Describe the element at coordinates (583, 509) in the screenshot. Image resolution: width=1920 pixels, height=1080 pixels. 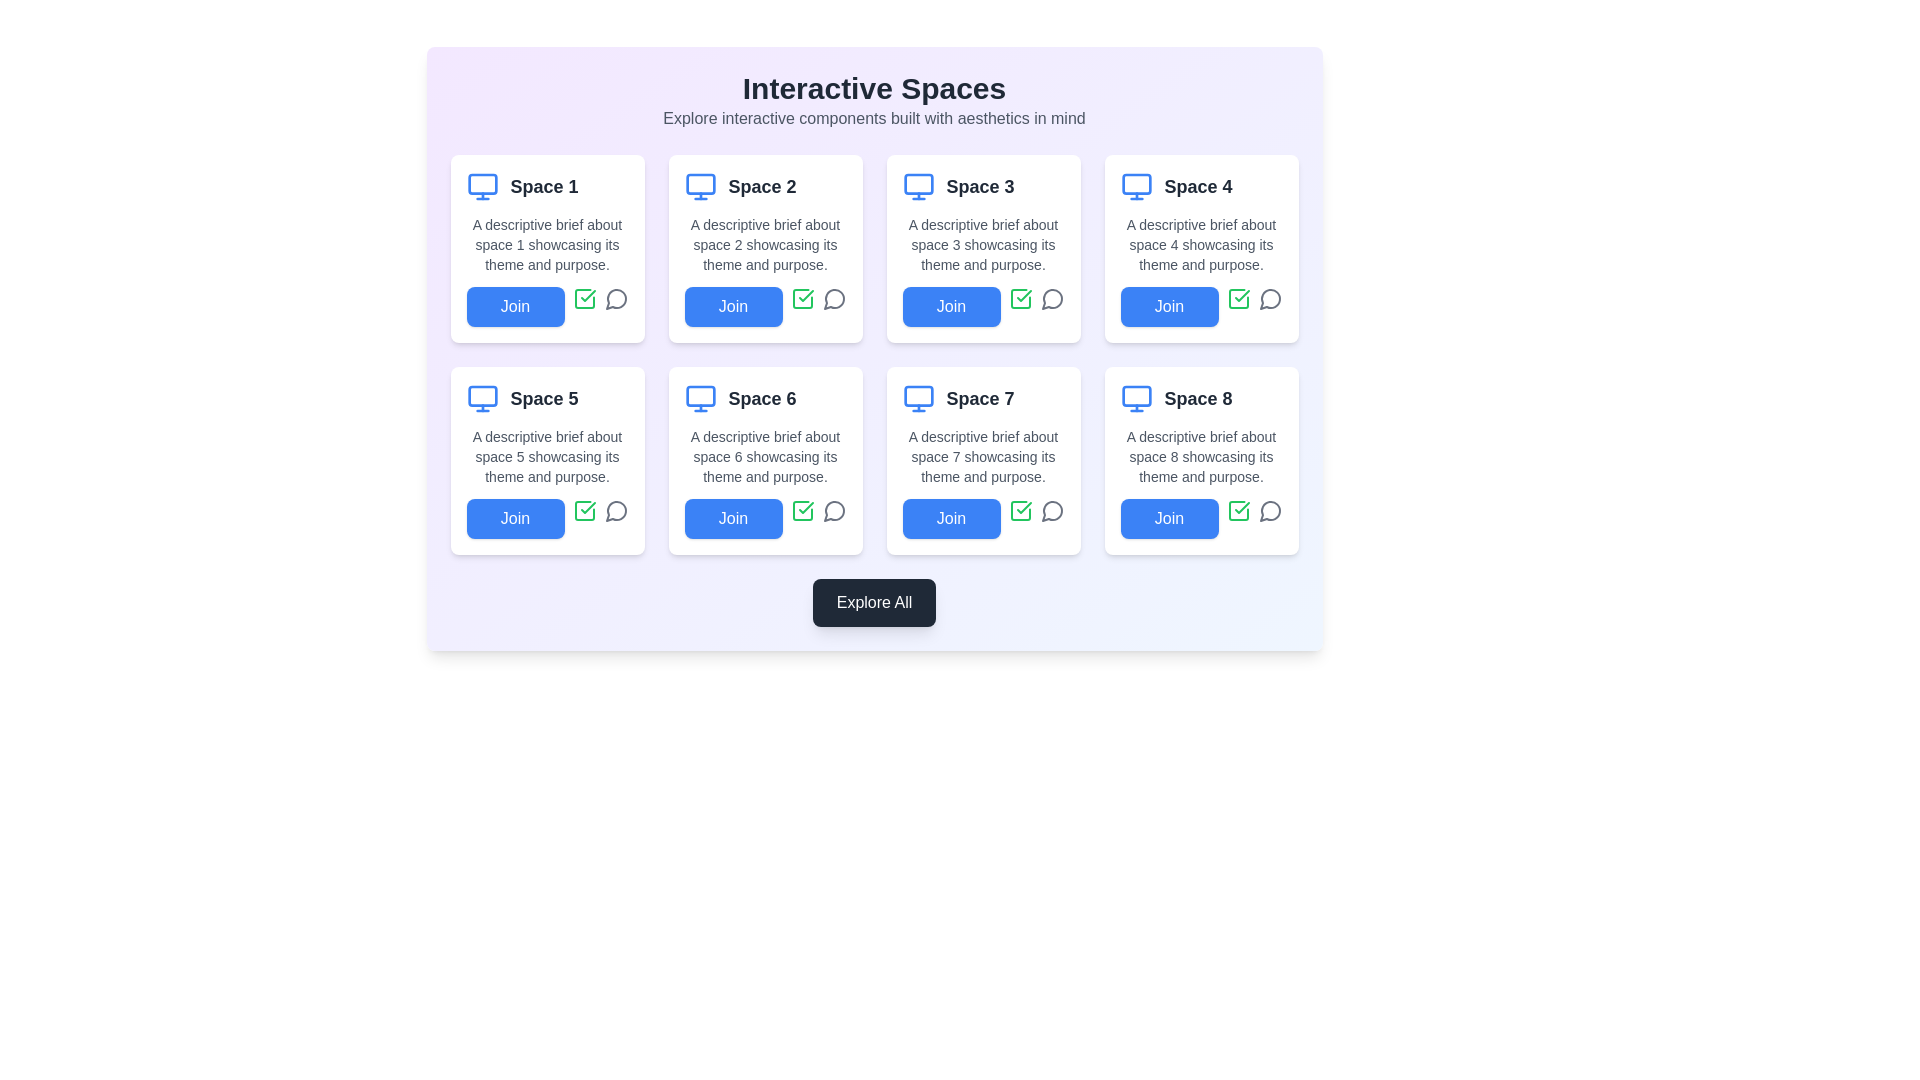
I see `the green rectangular icon with a check symbol that is located in the content area of 'Space 5', adjacent to the 'Join' button` at that location.